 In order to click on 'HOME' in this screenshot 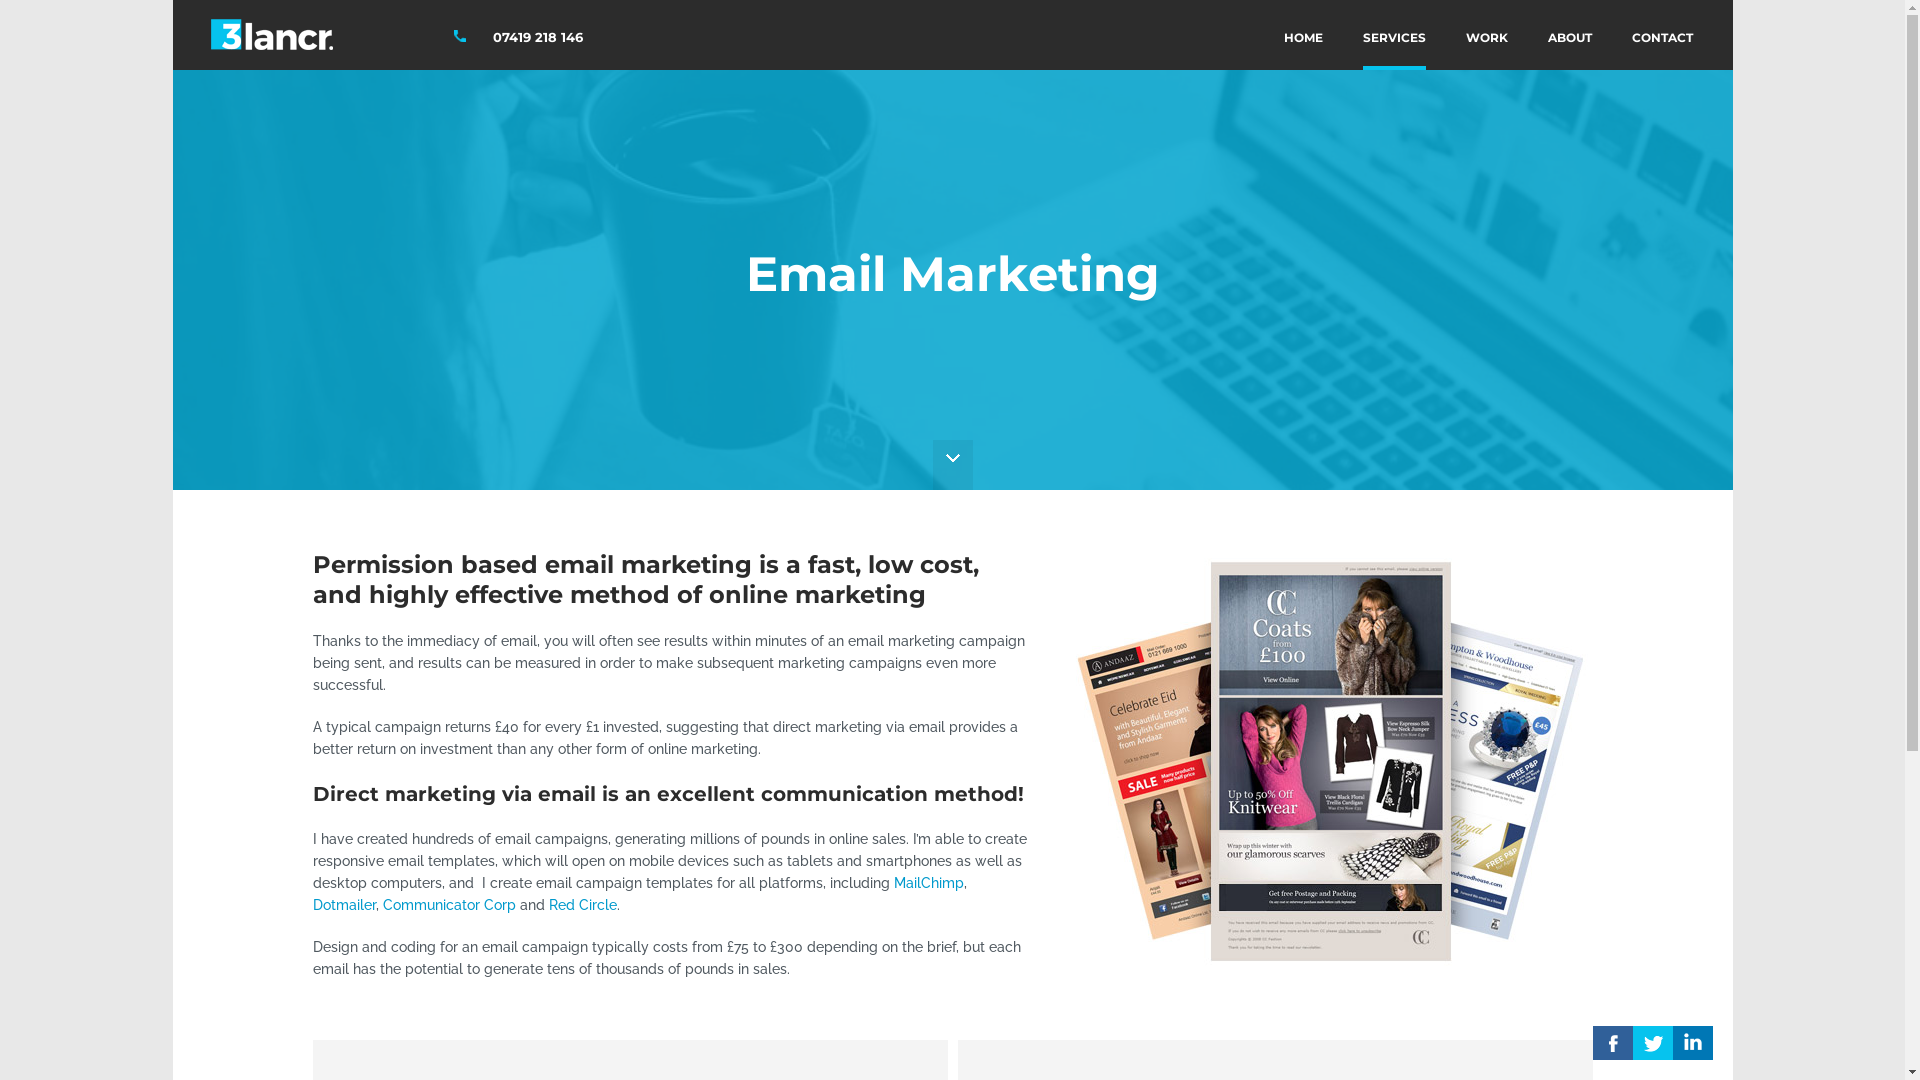, I will do `click(1303, 34)`.